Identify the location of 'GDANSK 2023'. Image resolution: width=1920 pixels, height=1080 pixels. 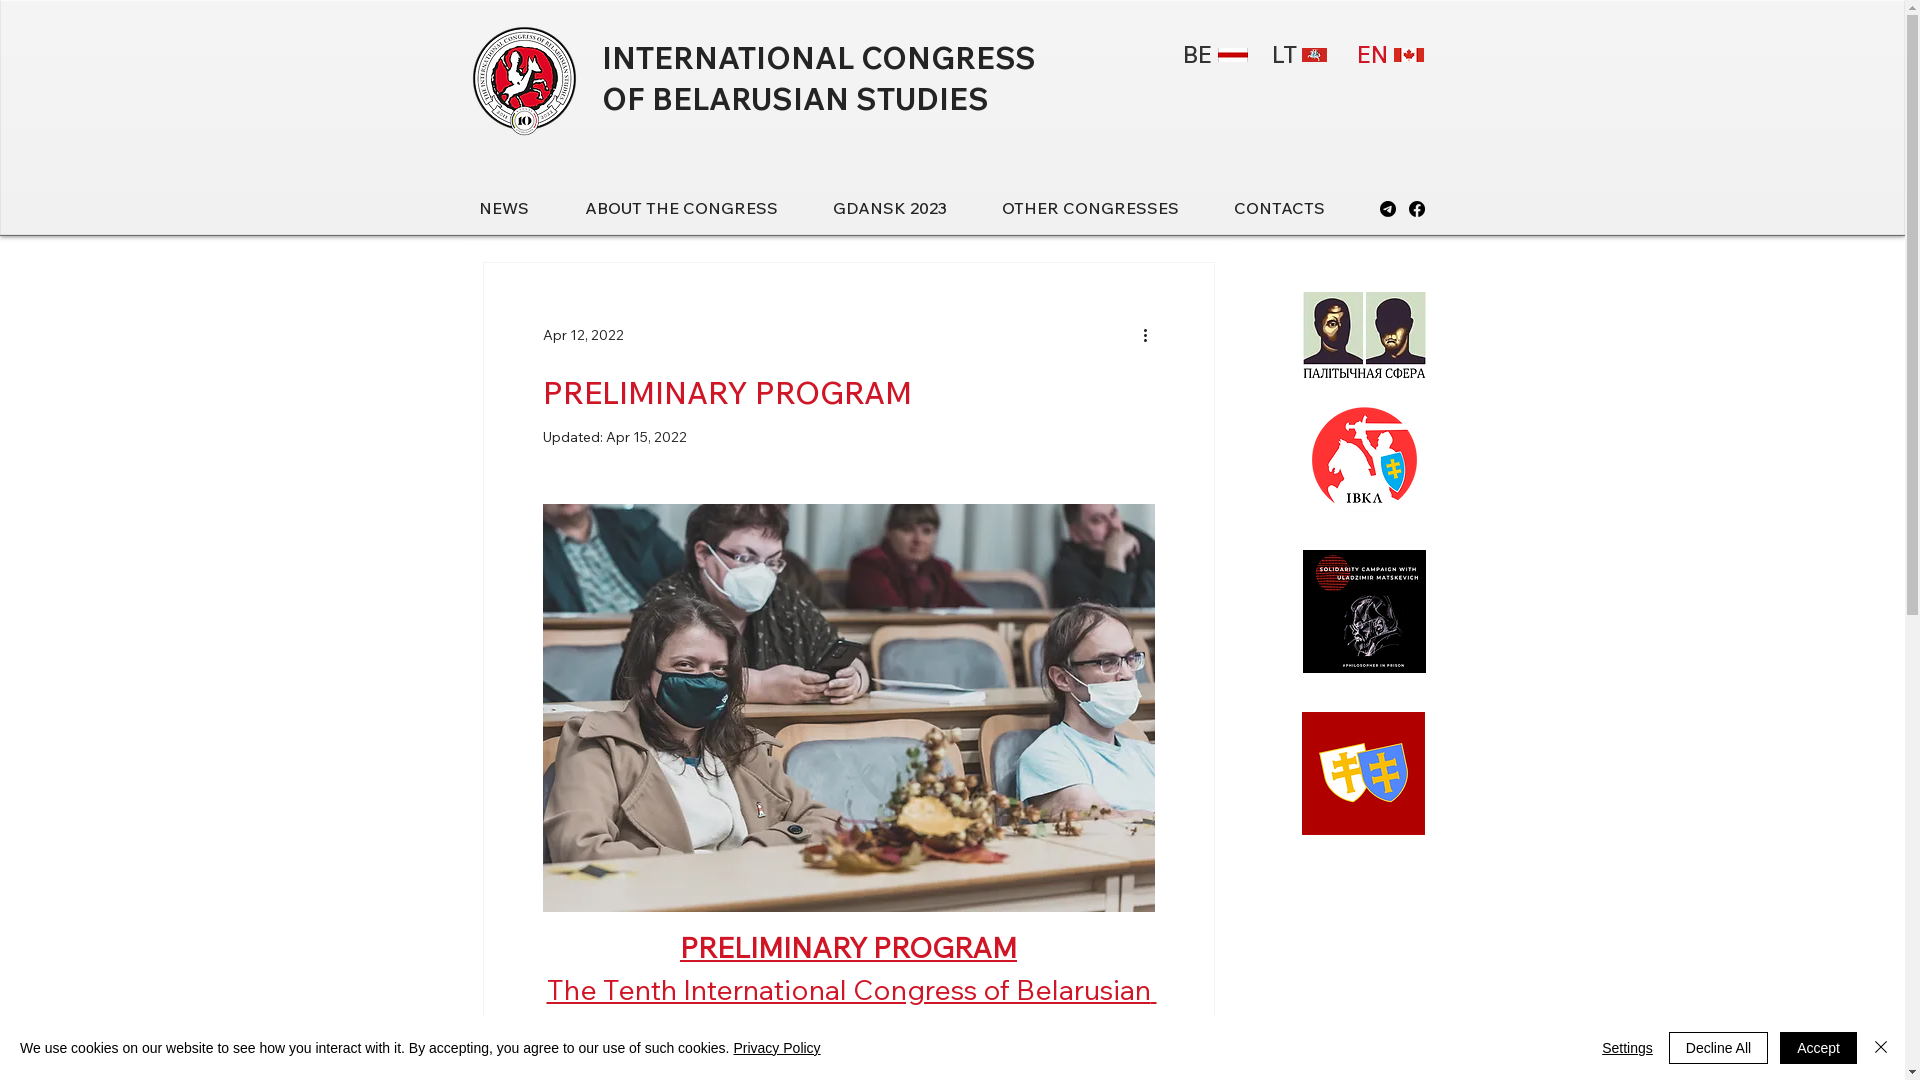
(821, 208).